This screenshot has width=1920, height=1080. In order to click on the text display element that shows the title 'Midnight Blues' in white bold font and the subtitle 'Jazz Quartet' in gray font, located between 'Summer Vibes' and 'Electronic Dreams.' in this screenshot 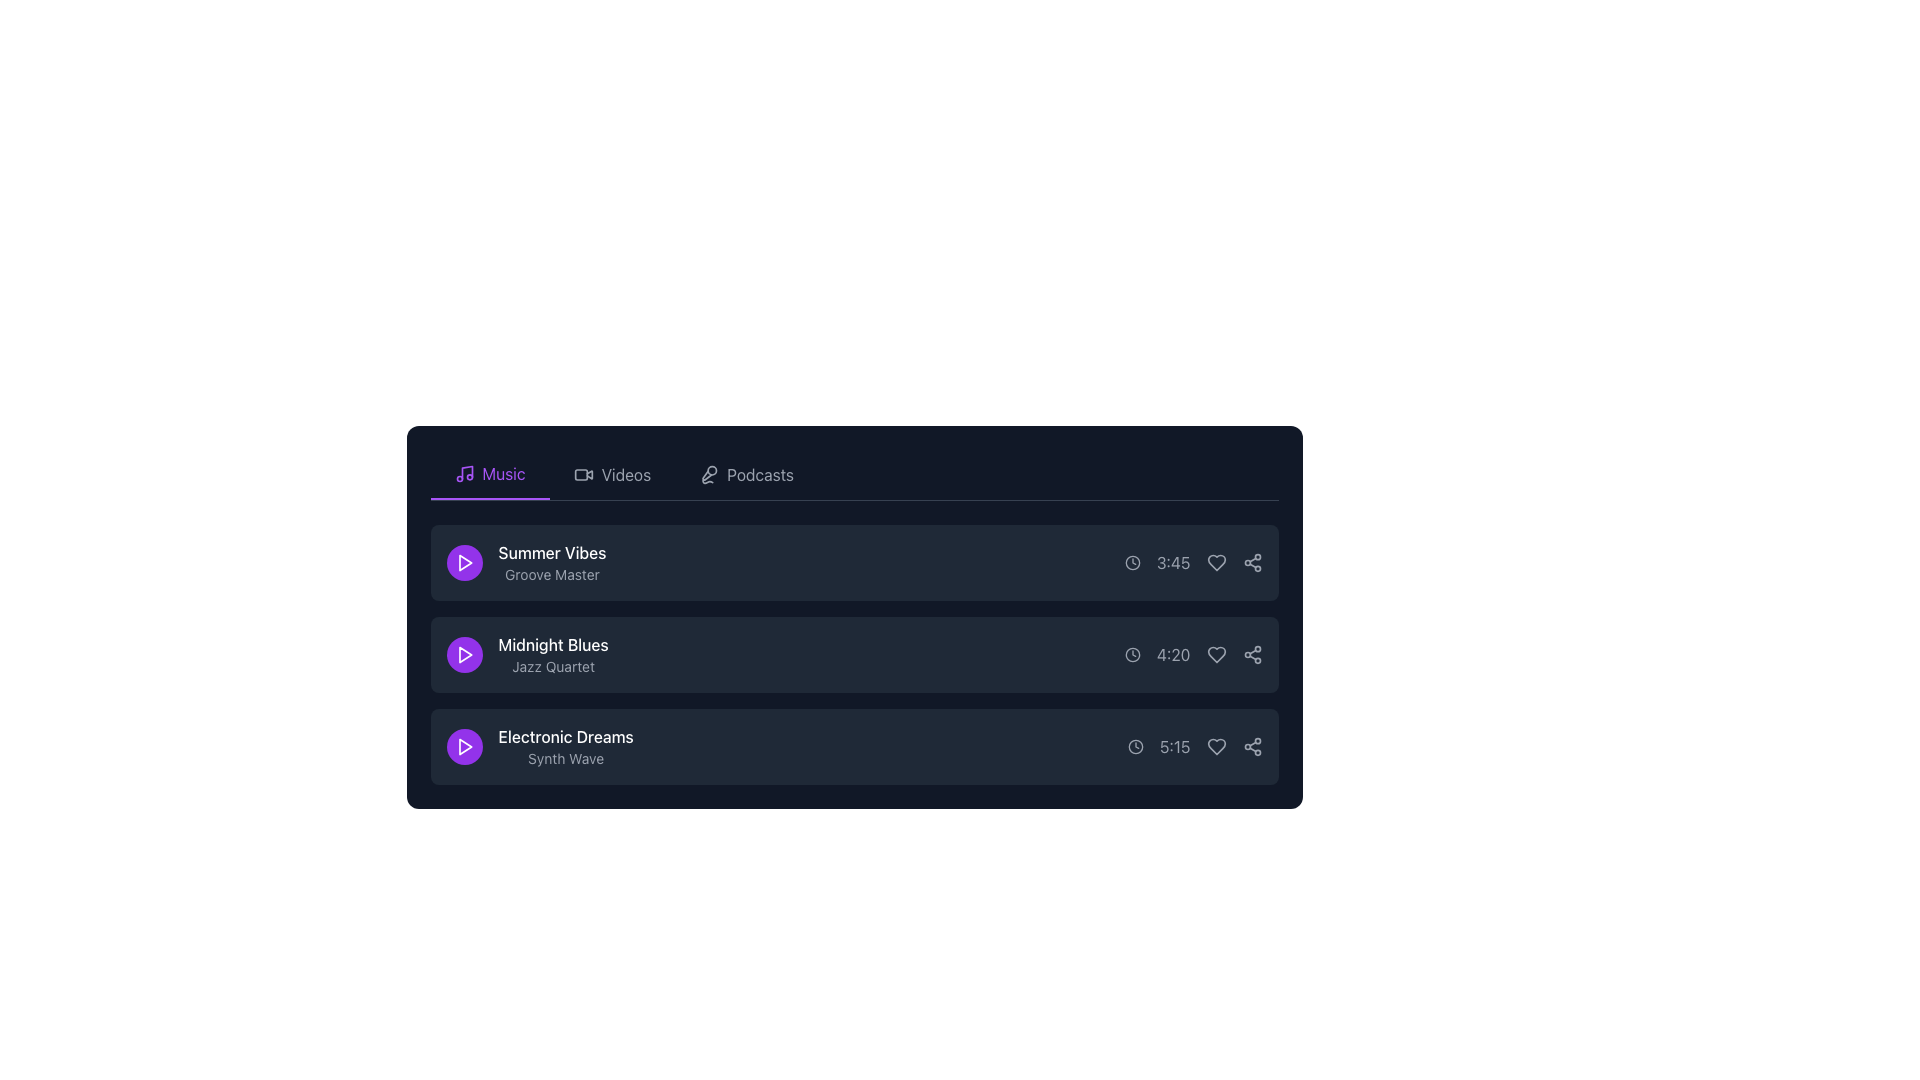, I will do `click(553, 655)`.